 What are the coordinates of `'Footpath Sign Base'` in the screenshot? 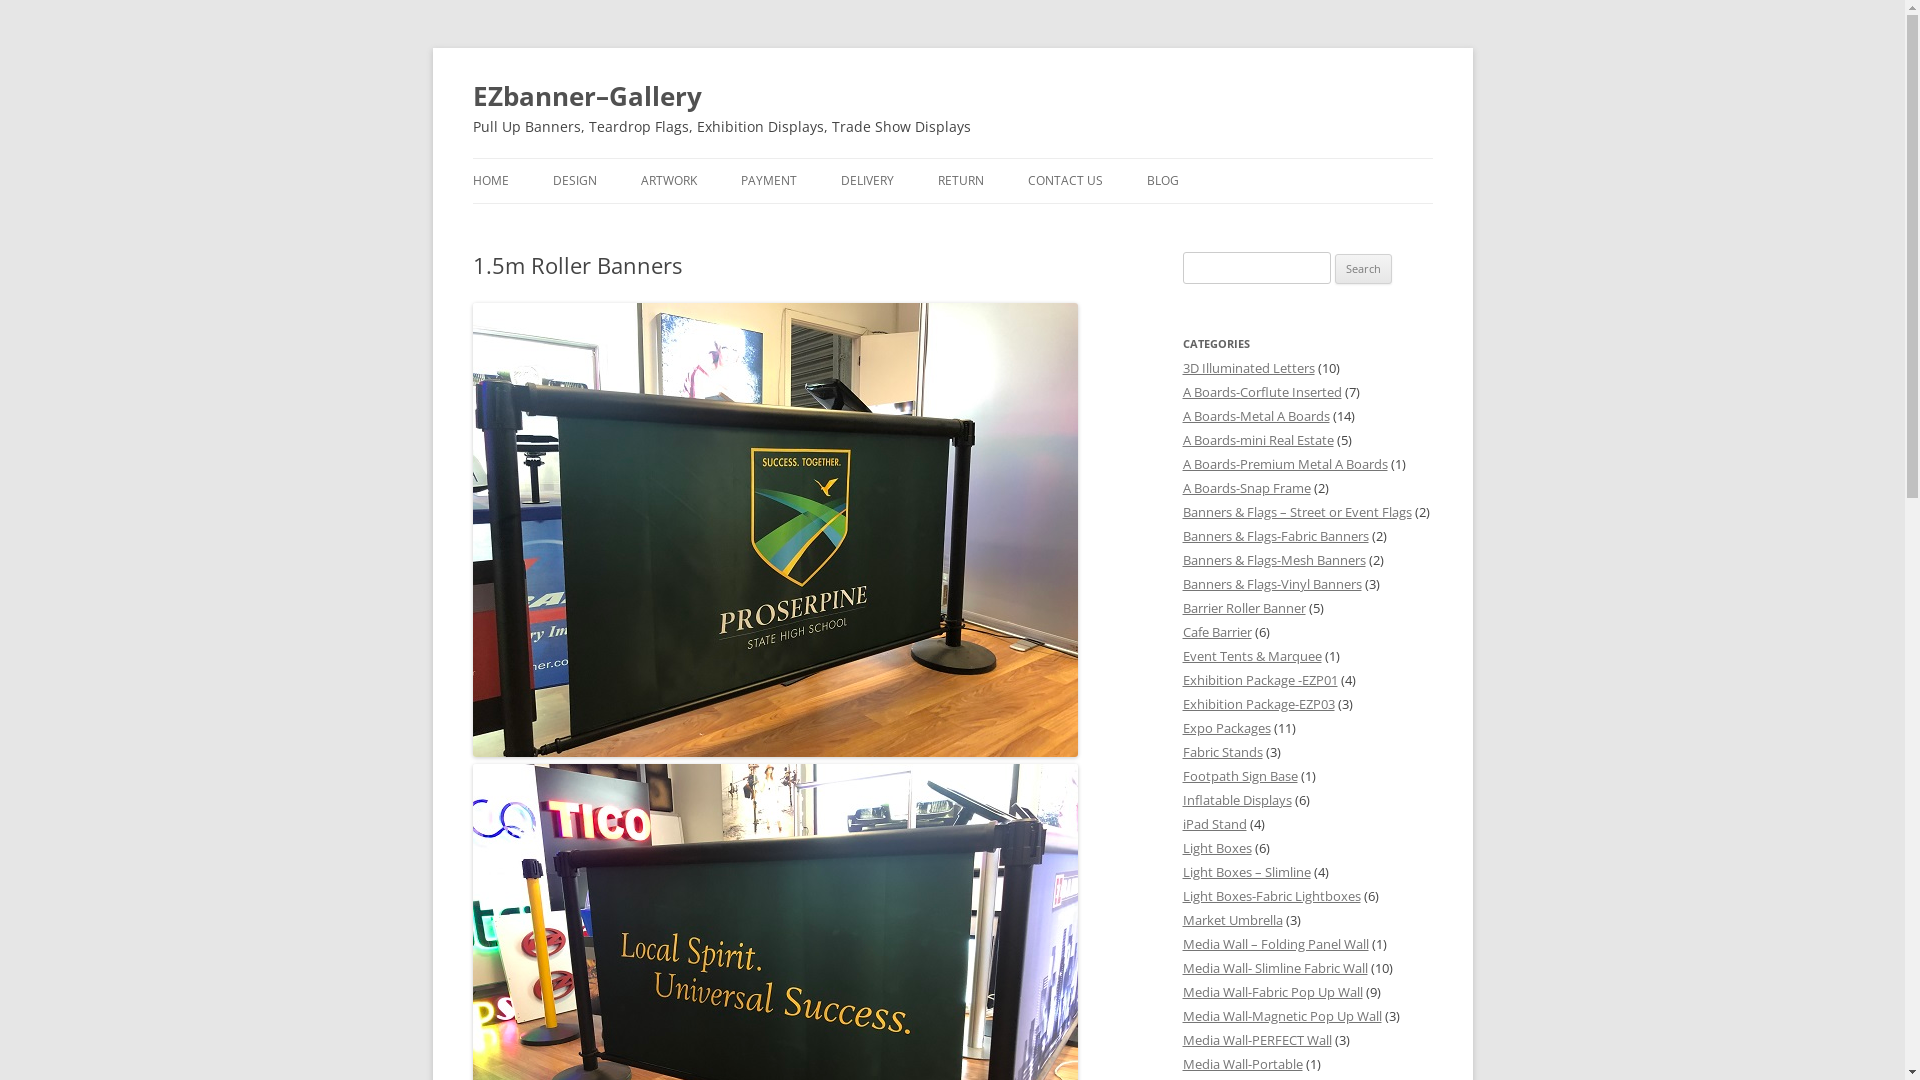 It's located at (1238, 774).